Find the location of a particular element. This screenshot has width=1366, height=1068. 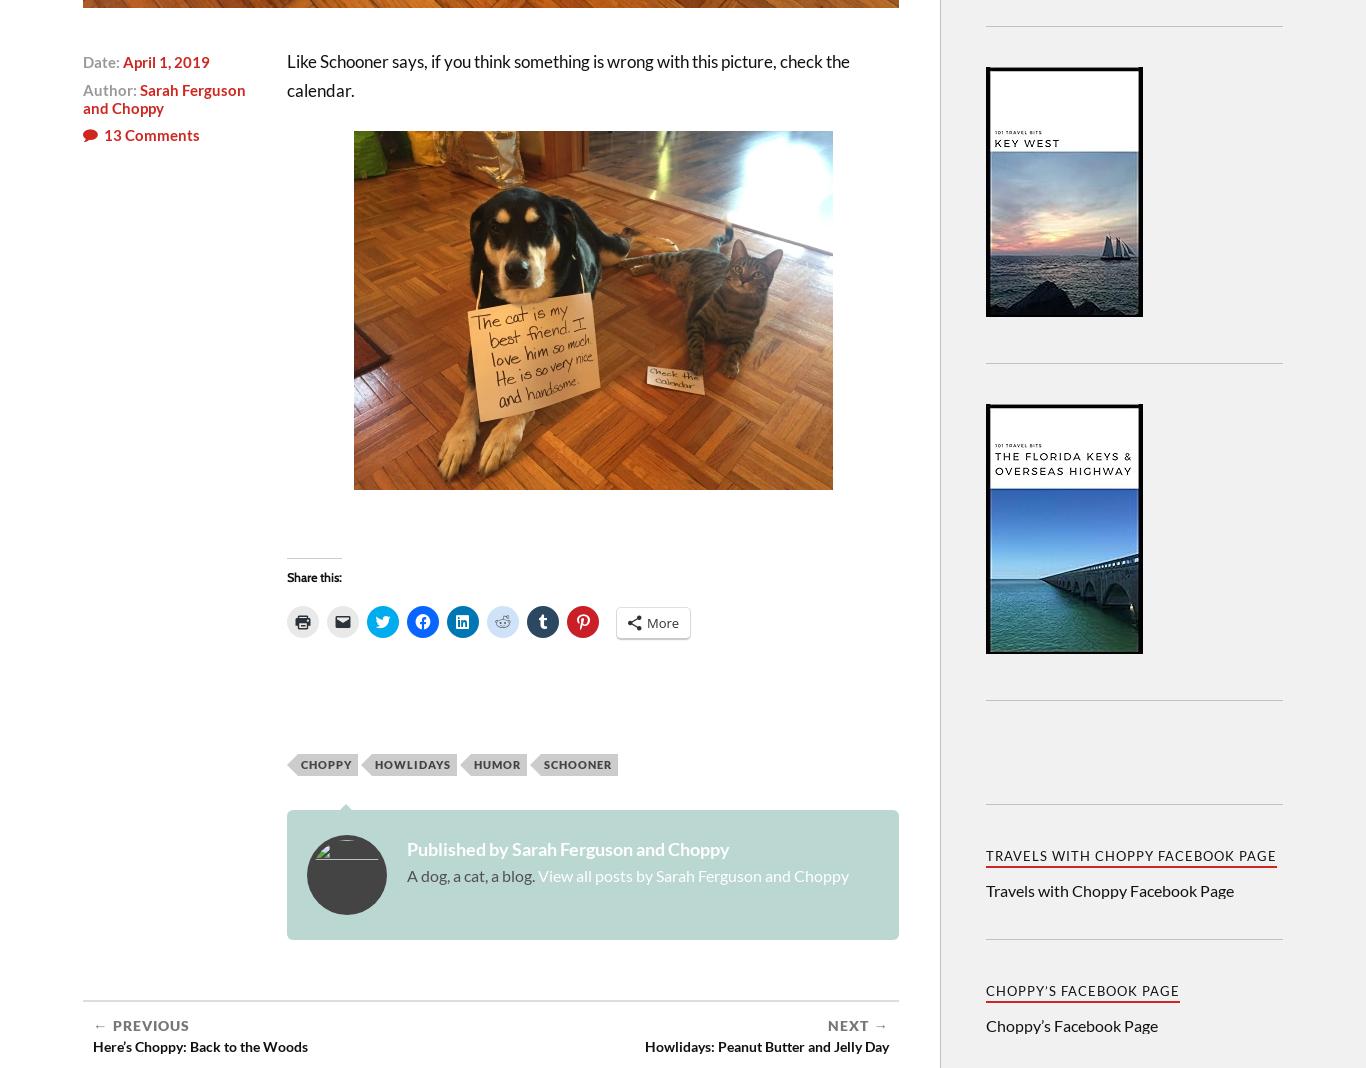

'Date:' is located at coordinates (83, 59).